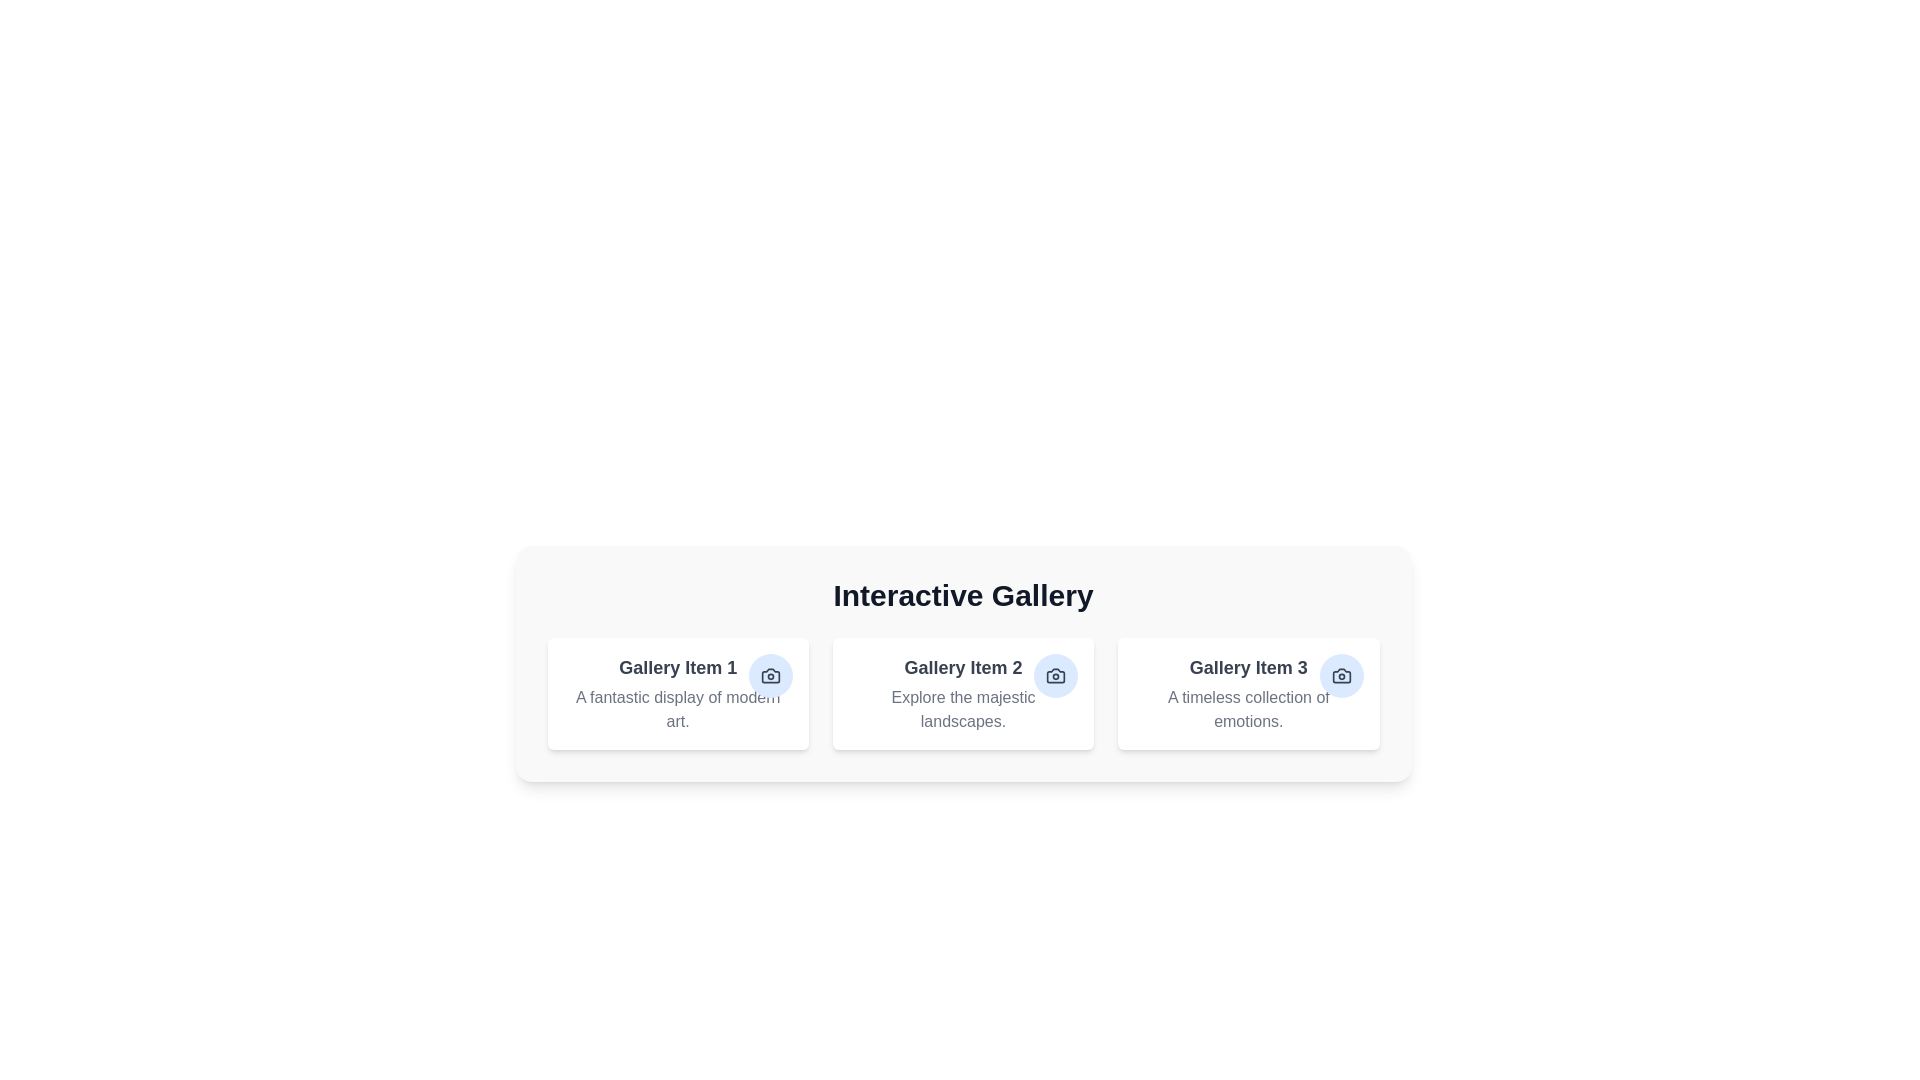 The image size is (1920, 1080). What do you see at coordinates (1247, 693) in the screenshot?
I see `the gallery item with the title Gallery Item 3` at bounding box center [1247, 693].